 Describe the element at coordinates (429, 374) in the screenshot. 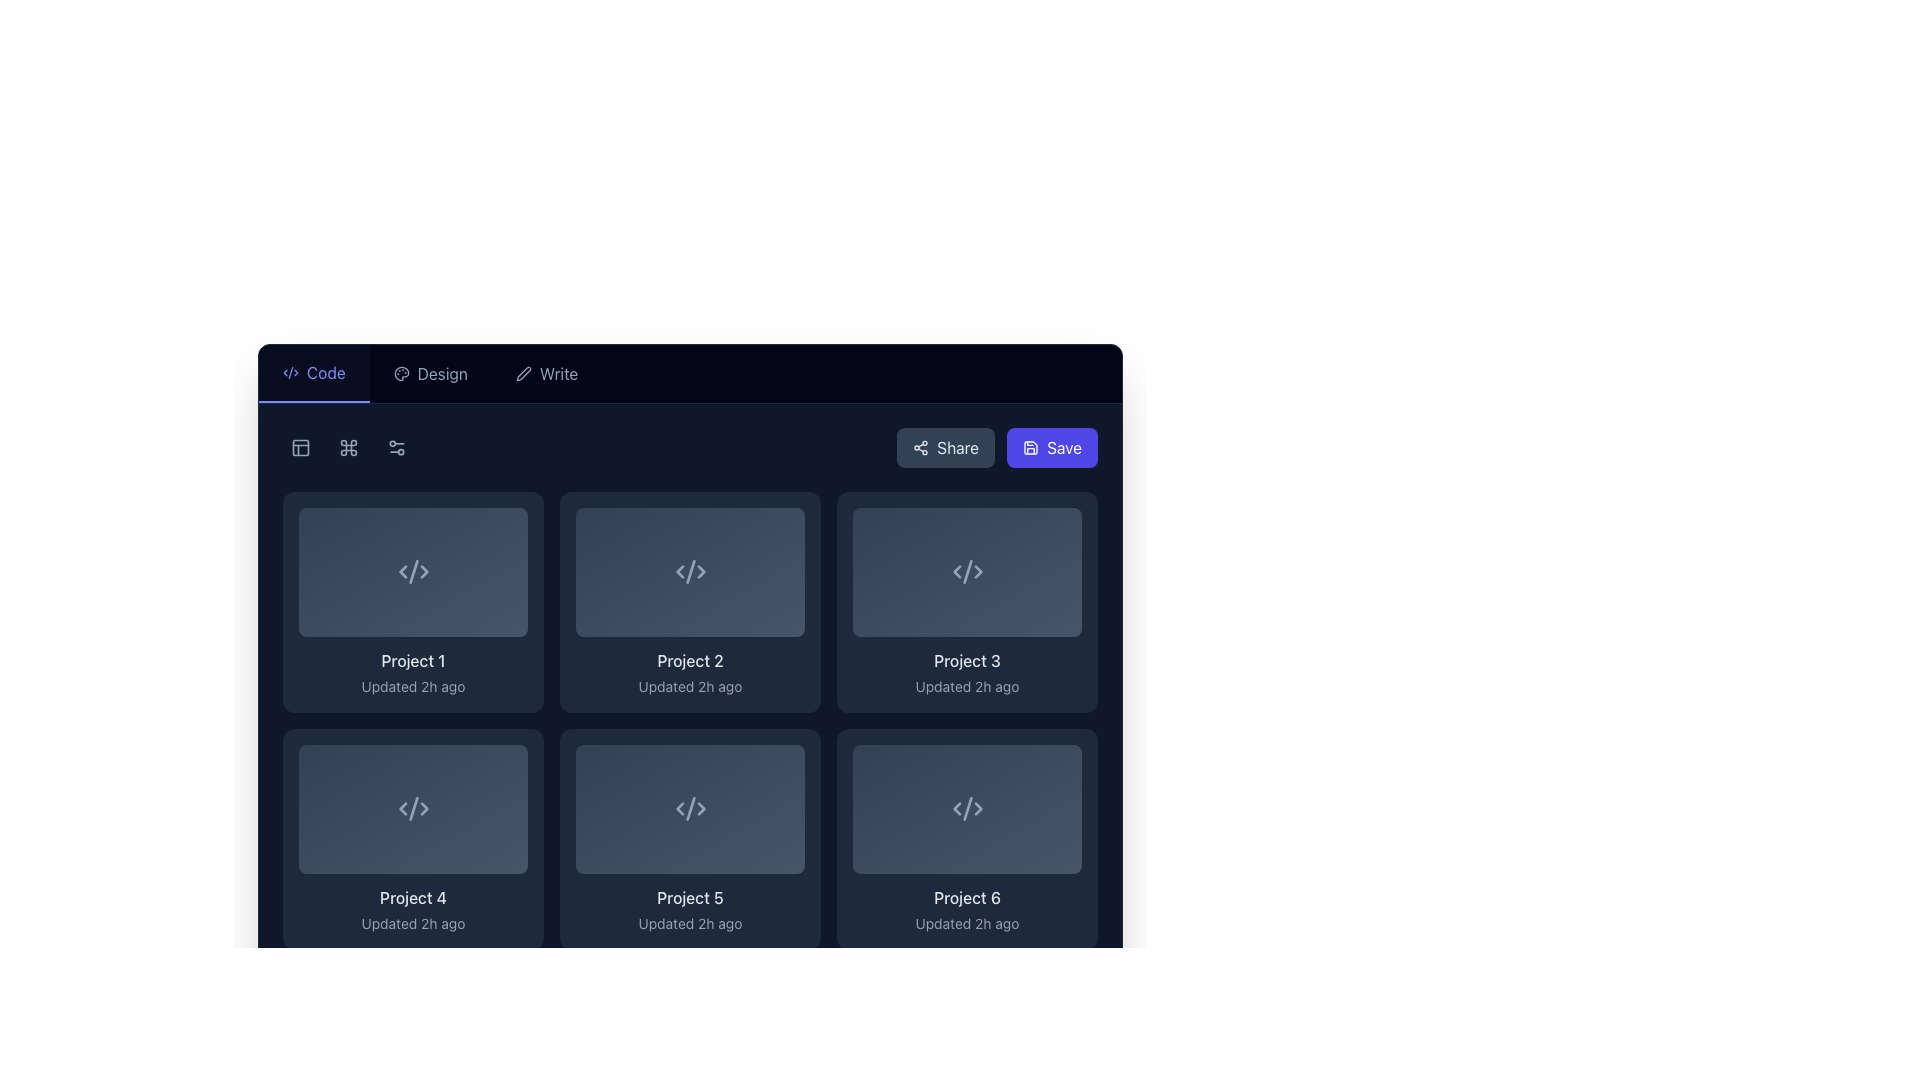

I see `the Navigation Button in the horizontal navigation bar` at that location.